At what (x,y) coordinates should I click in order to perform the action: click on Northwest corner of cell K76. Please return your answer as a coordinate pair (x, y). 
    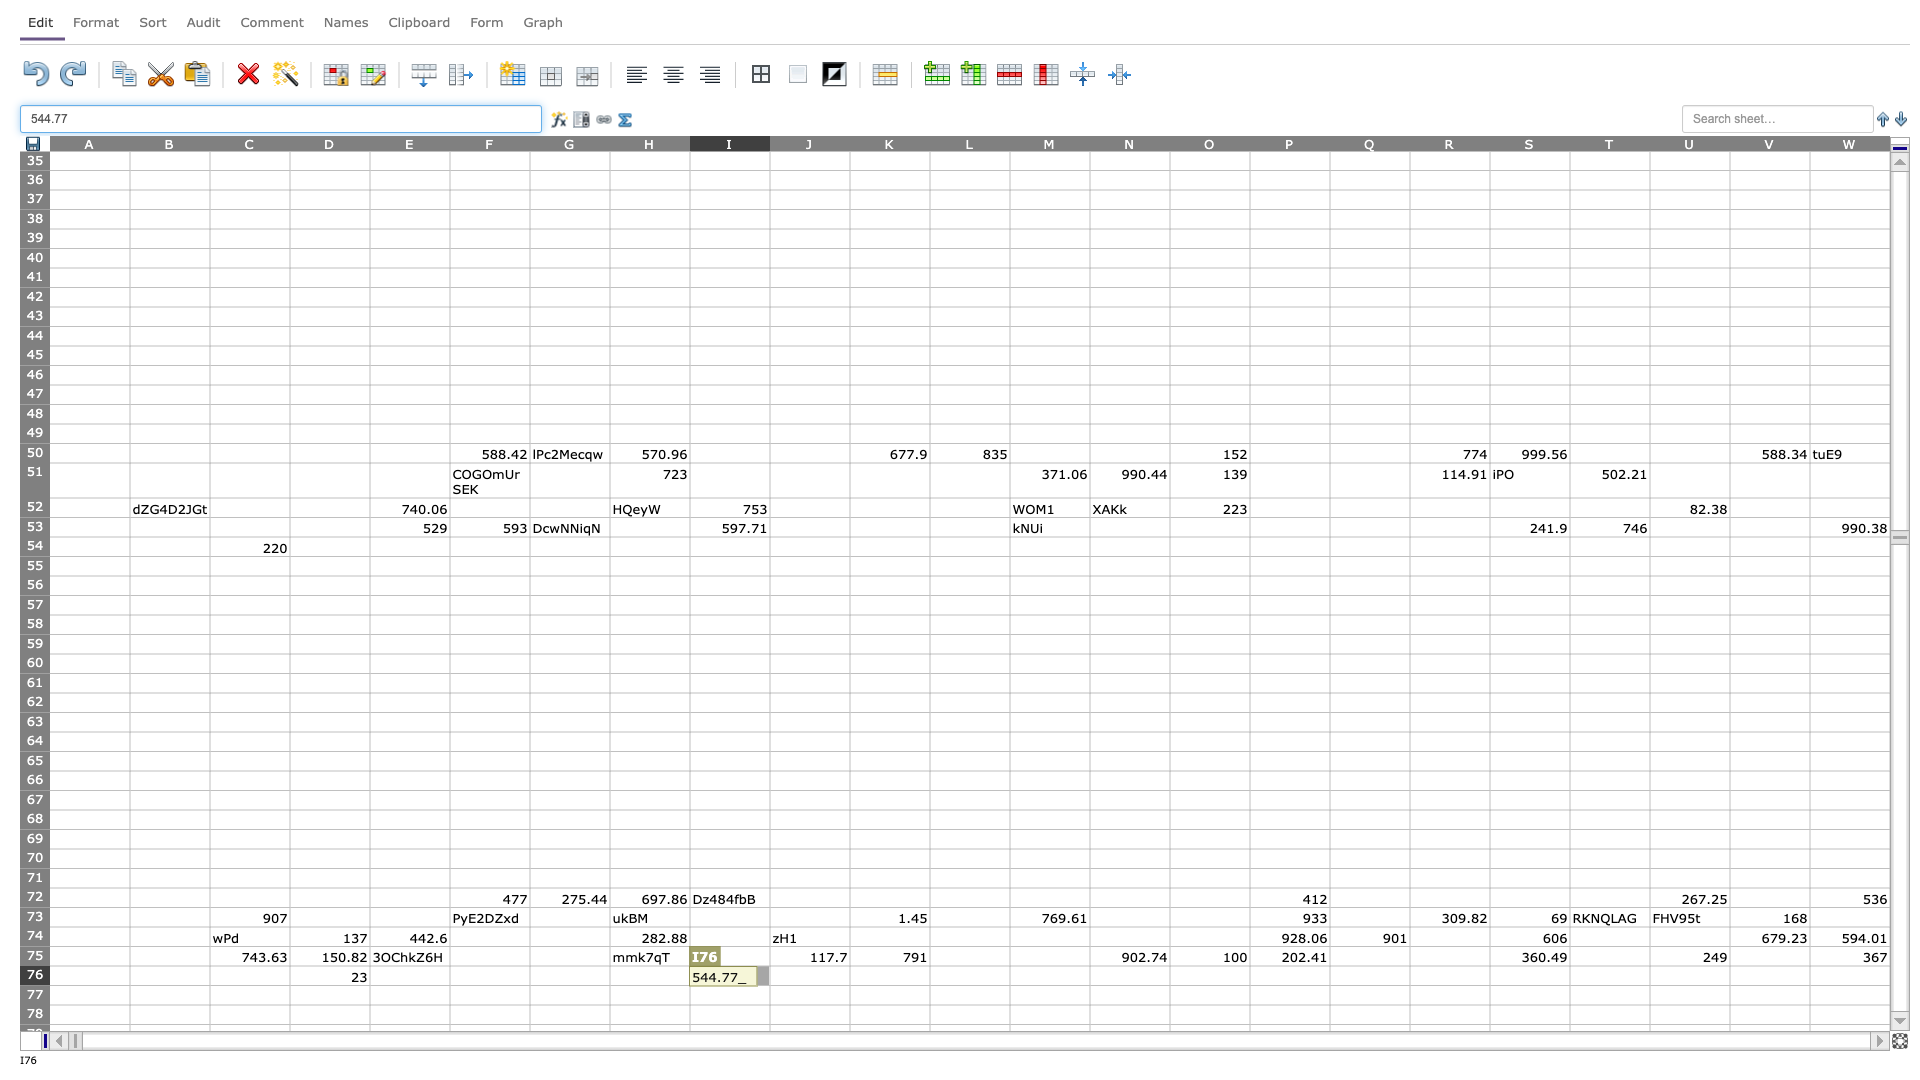
    Looking at the image, I should click on (849, 964).